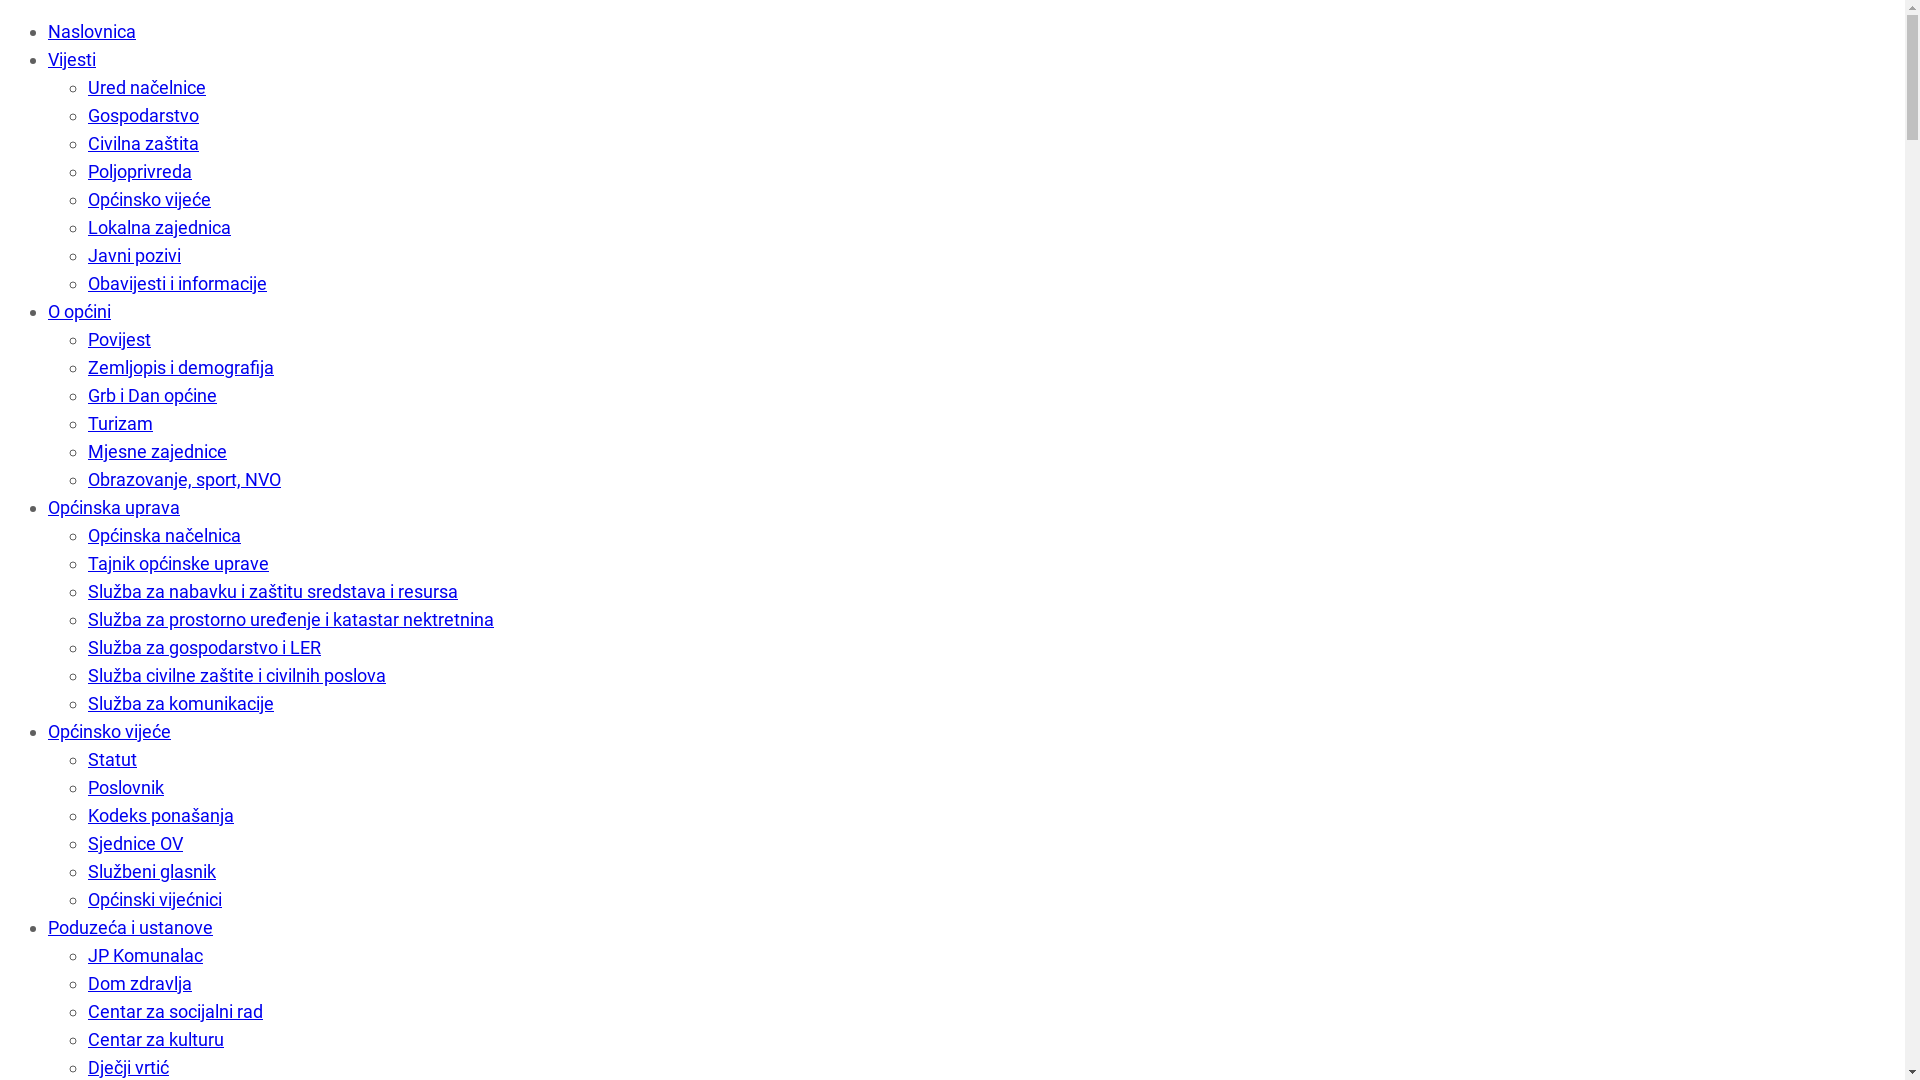 The height and width of the screenshot is (1080, 1920). I want to click on 'Gospodarstvo', so click(86, 115).